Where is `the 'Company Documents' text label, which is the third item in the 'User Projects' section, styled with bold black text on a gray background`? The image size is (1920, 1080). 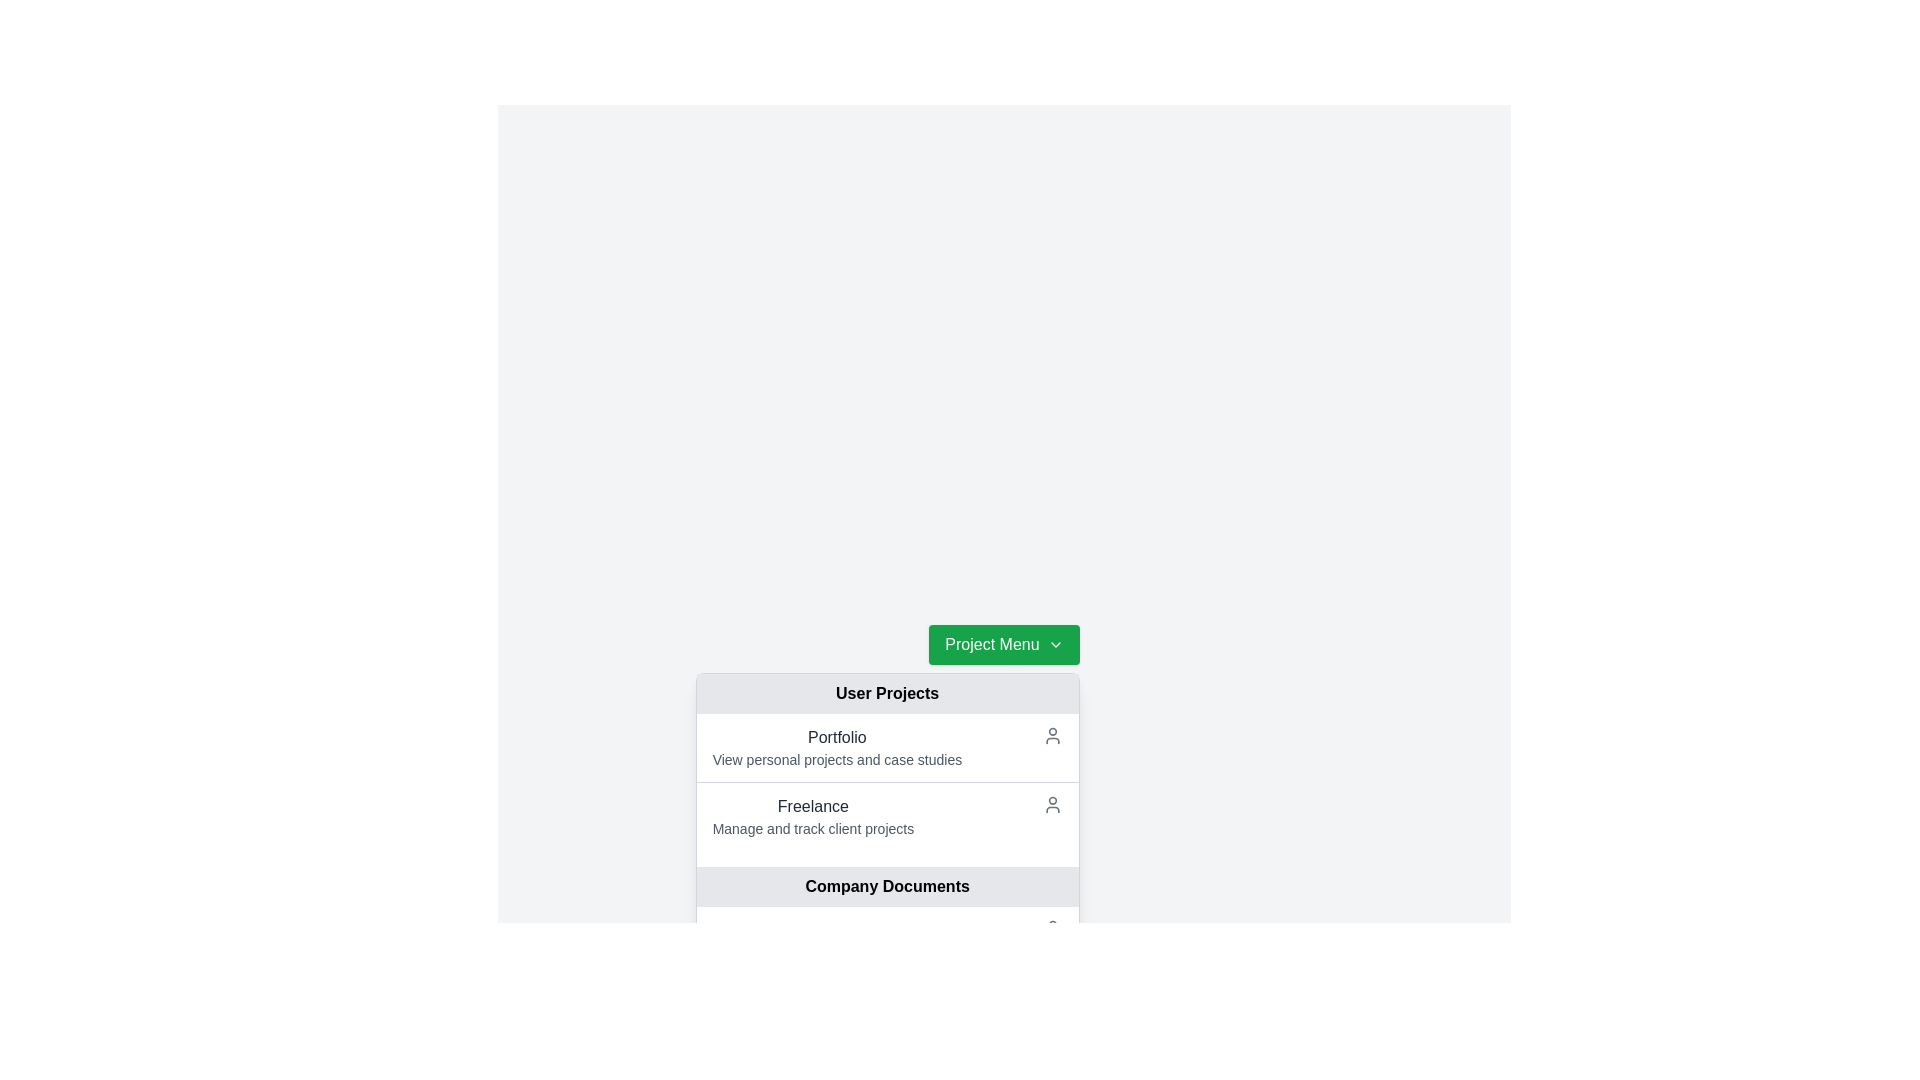
the 'Company Documents' text label, which is the third item in the 'User Projects' section, styled with bold black text on a gray background is located at coordinates (886, 886).